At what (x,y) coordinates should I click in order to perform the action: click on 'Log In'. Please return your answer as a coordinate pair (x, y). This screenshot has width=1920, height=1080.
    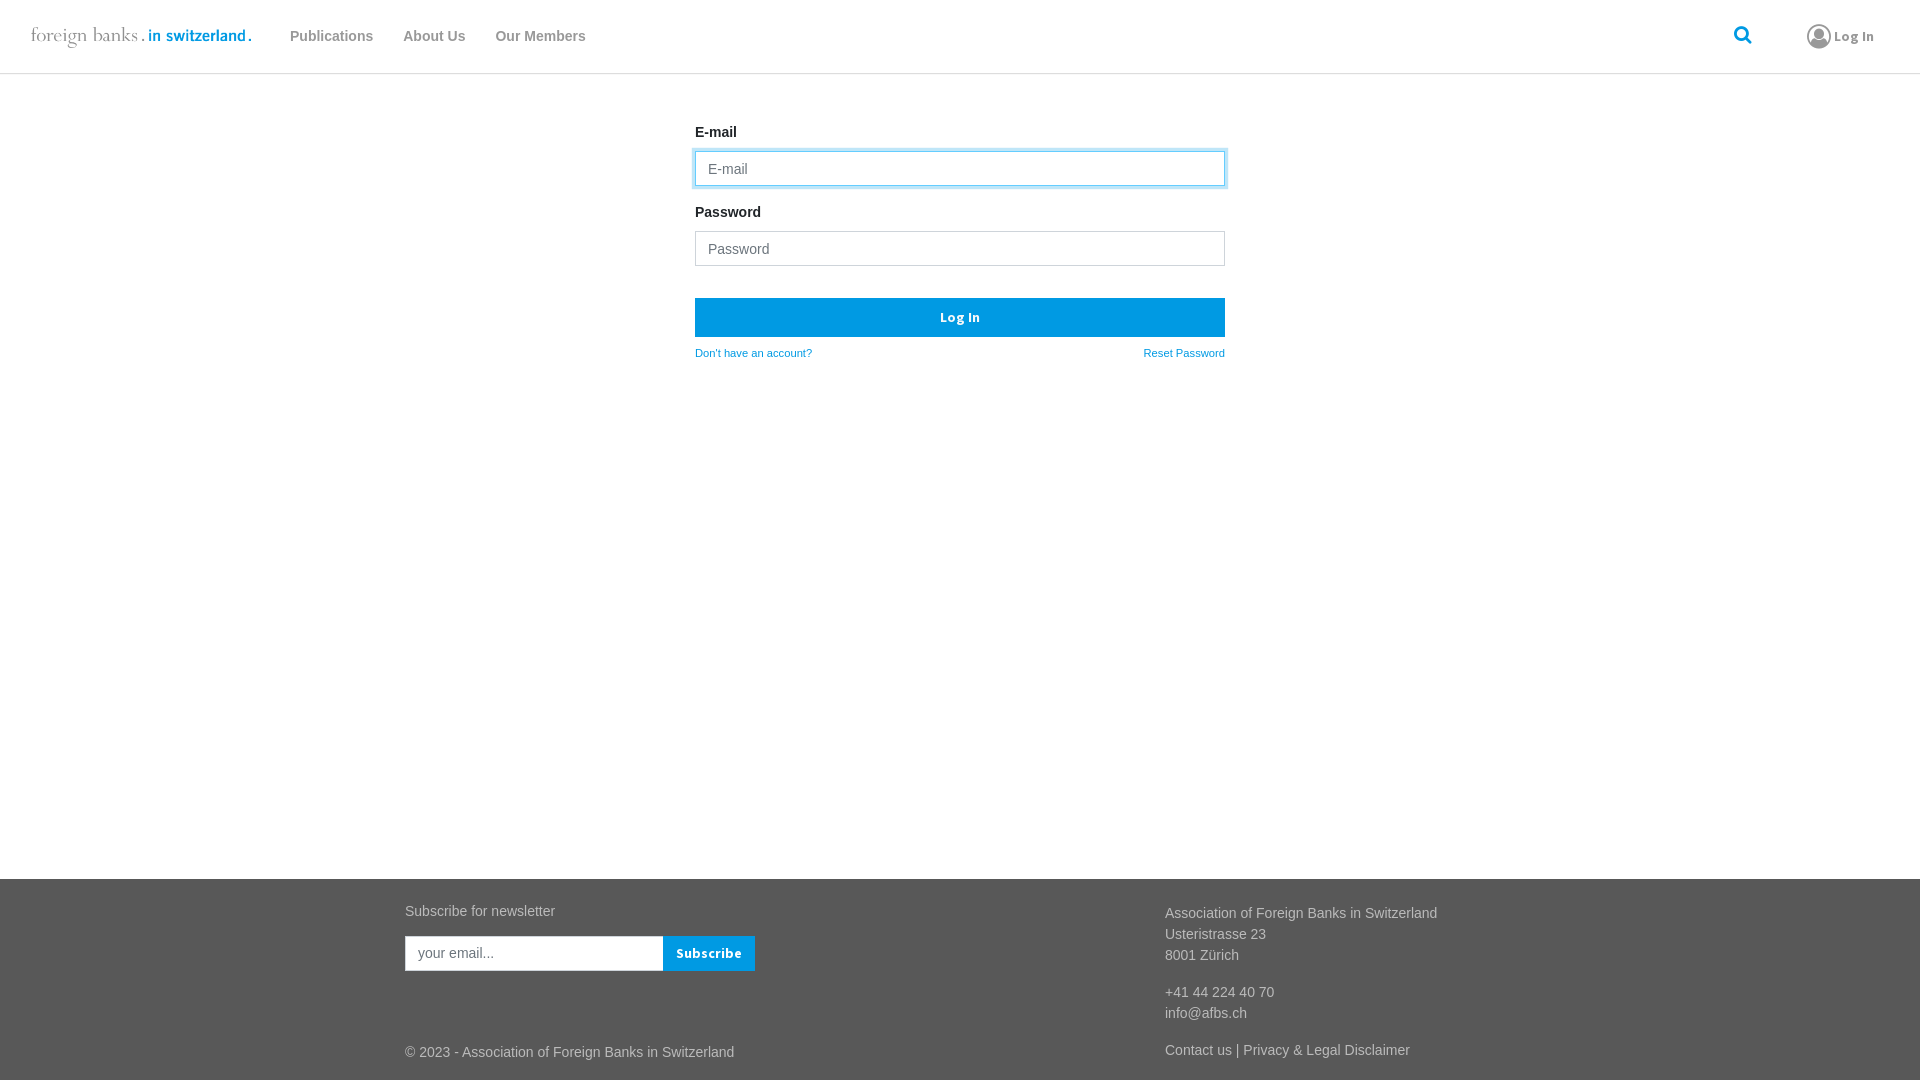
    Looking at the image, I should click on (1838, 36).